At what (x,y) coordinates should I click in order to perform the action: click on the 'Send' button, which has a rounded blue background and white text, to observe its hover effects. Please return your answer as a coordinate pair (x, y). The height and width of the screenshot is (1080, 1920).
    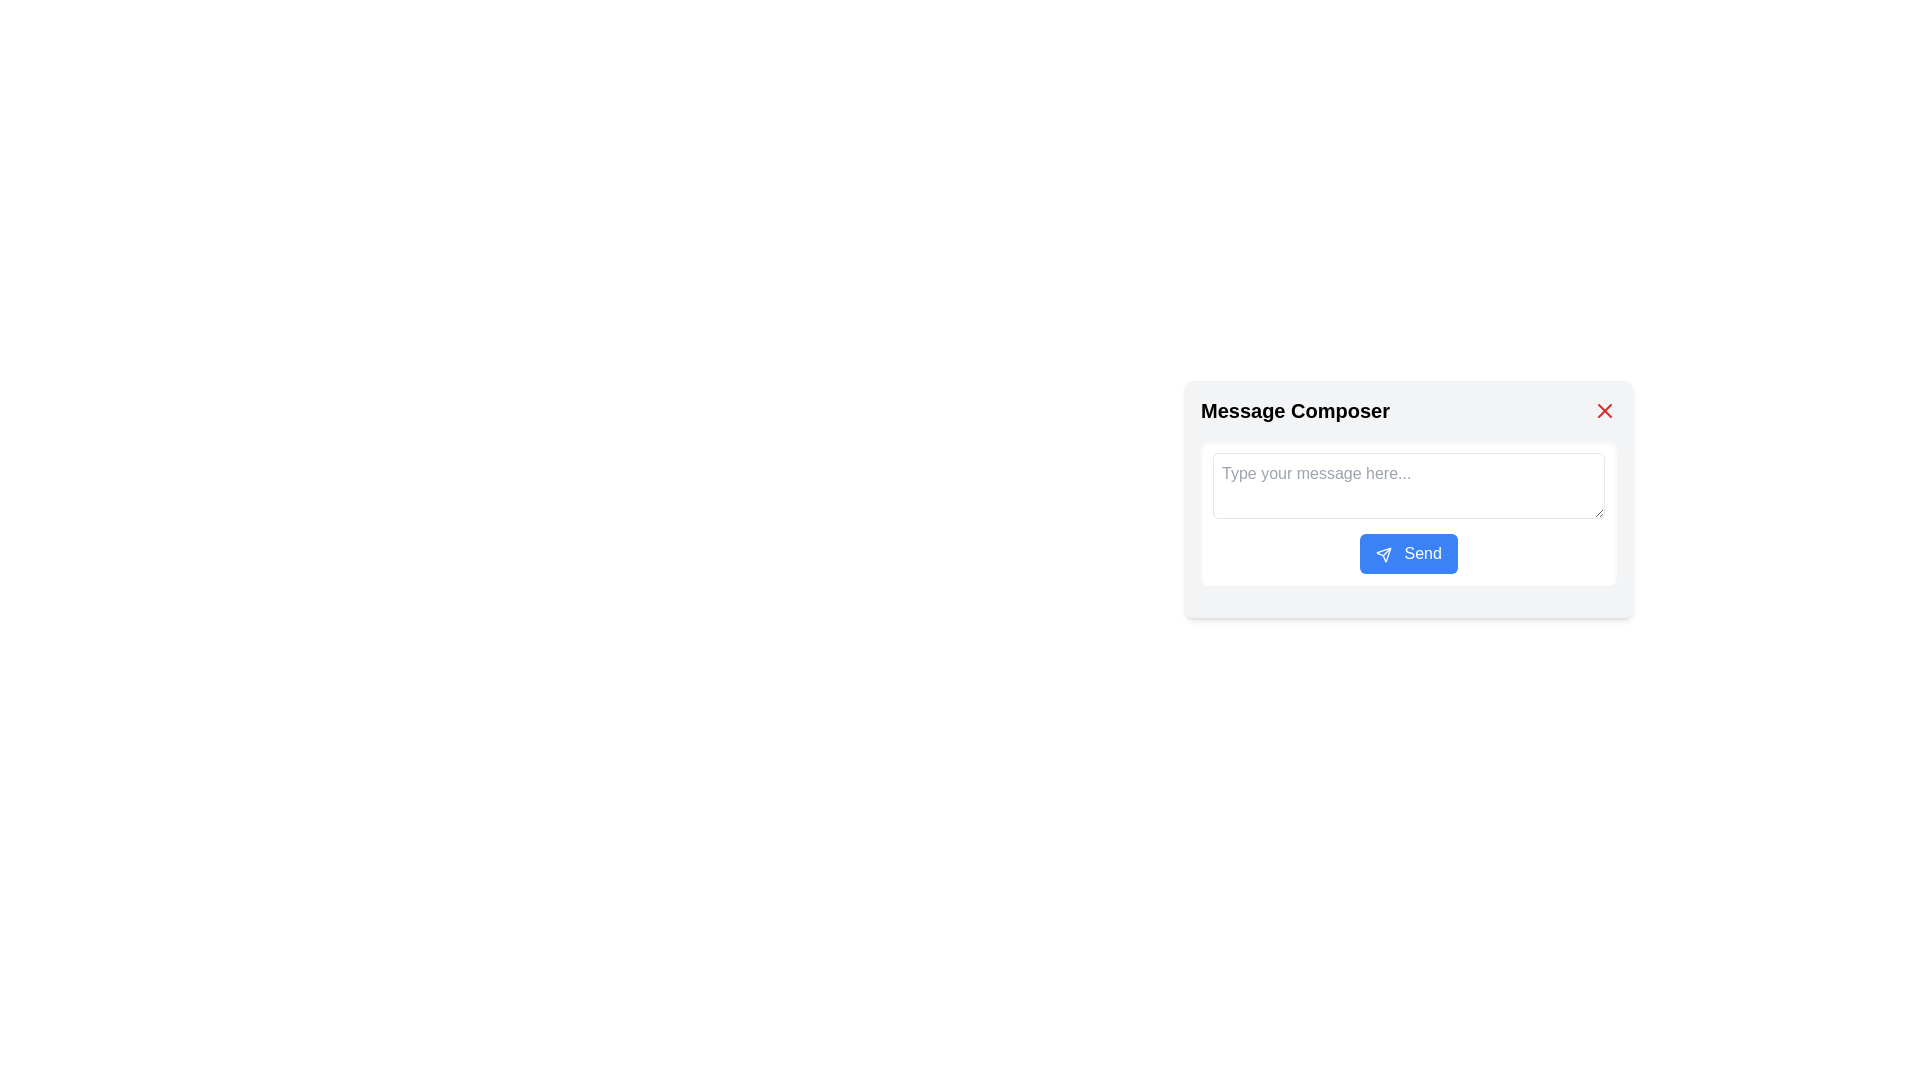
    Looking at the image, I should click on (1408, 554).